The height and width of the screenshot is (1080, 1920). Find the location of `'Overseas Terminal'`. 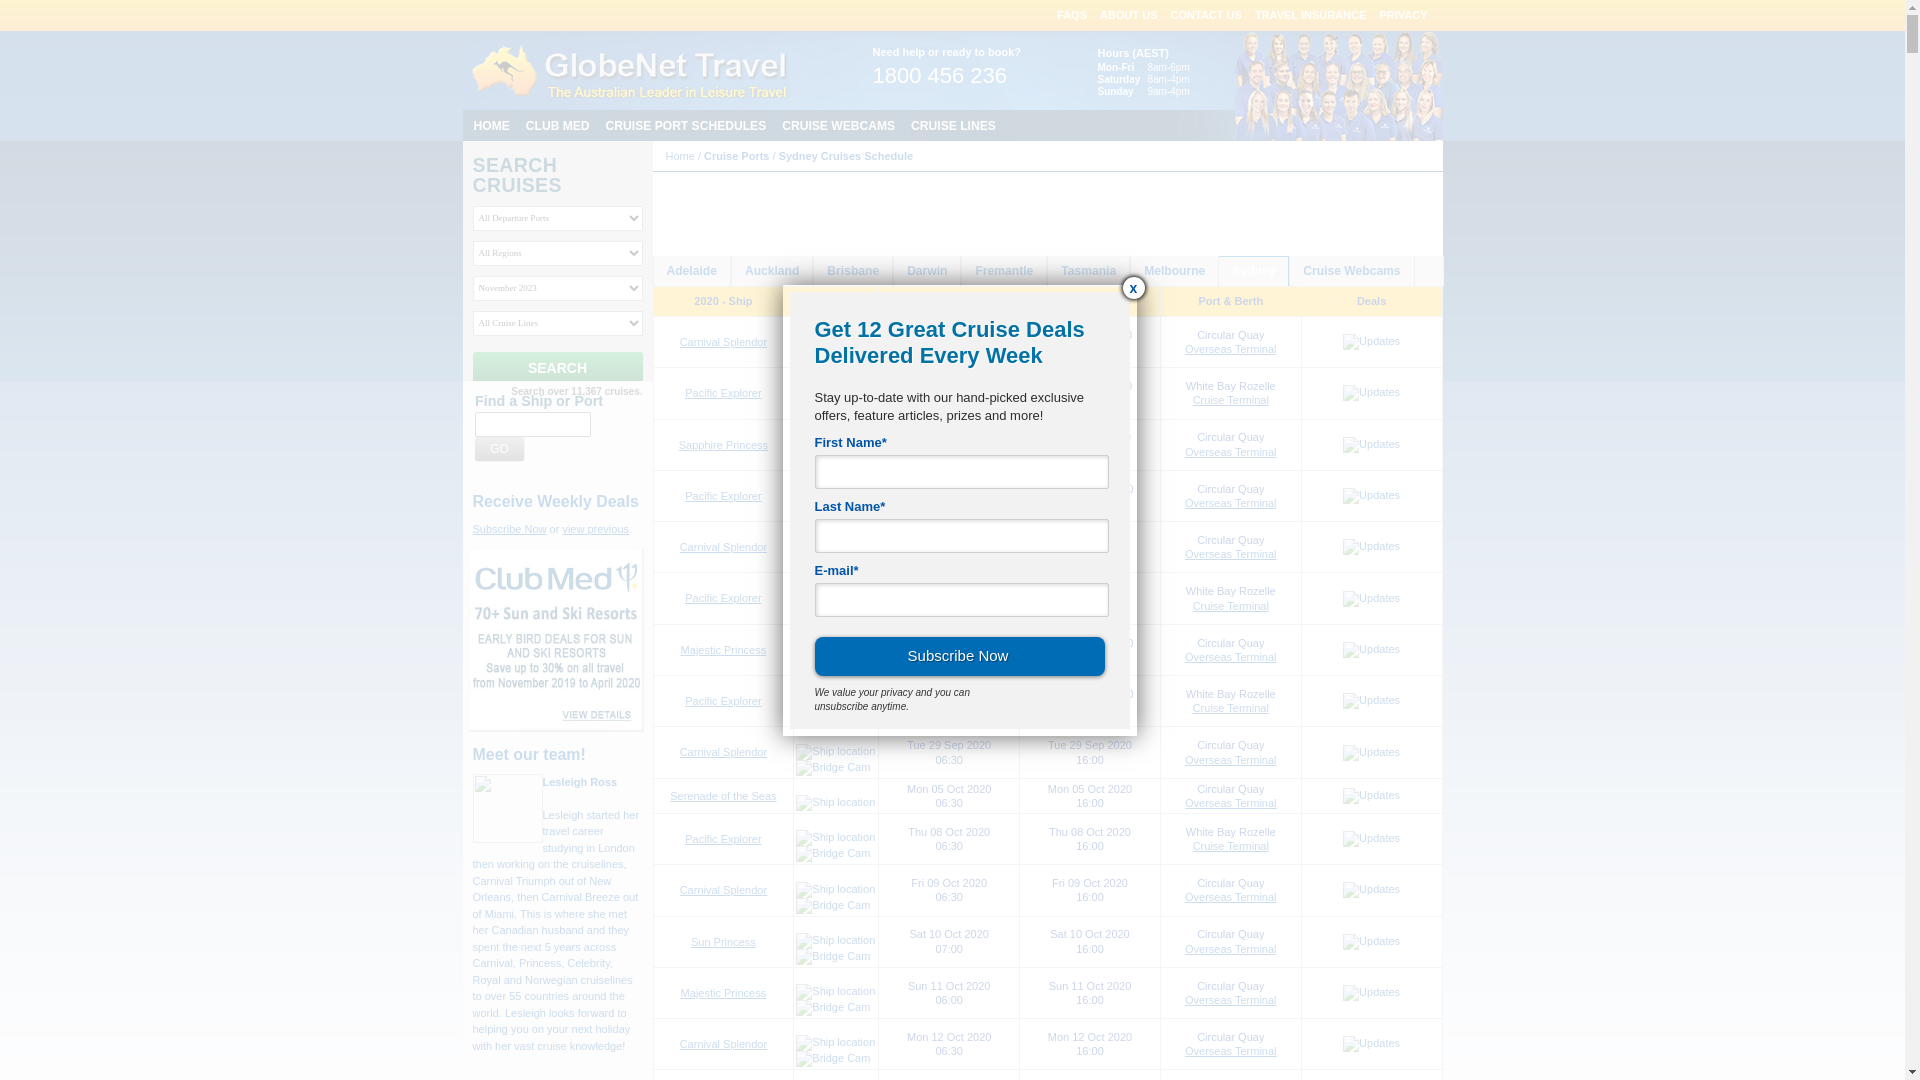

'Overseas Terminal' is located at coordinates (1229, 501).